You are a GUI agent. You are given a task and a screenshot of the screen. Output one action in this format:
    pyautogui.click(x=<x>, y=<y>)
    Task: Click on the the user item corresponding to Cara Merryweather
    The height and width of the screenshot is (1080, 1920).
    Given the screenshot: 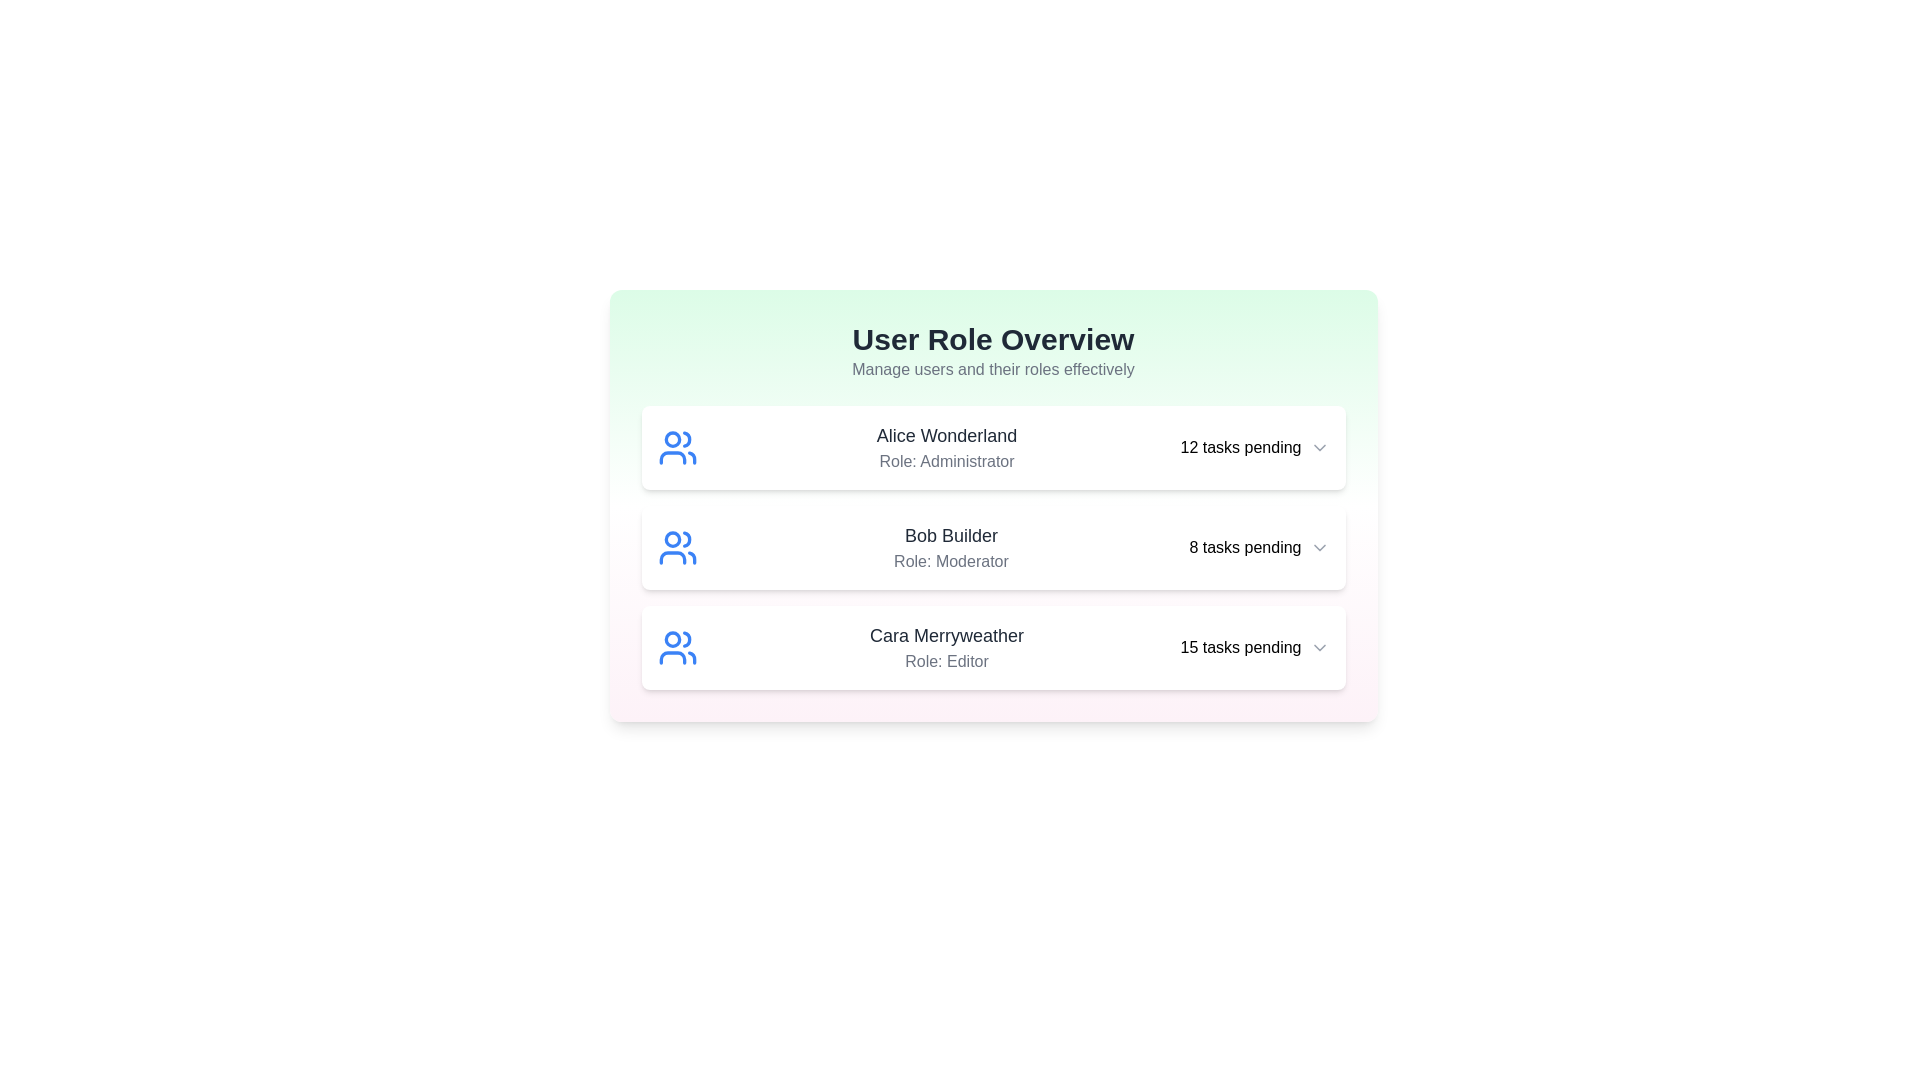 What is the action you would take?
    pyautogui.click(x=993, y=648)
    